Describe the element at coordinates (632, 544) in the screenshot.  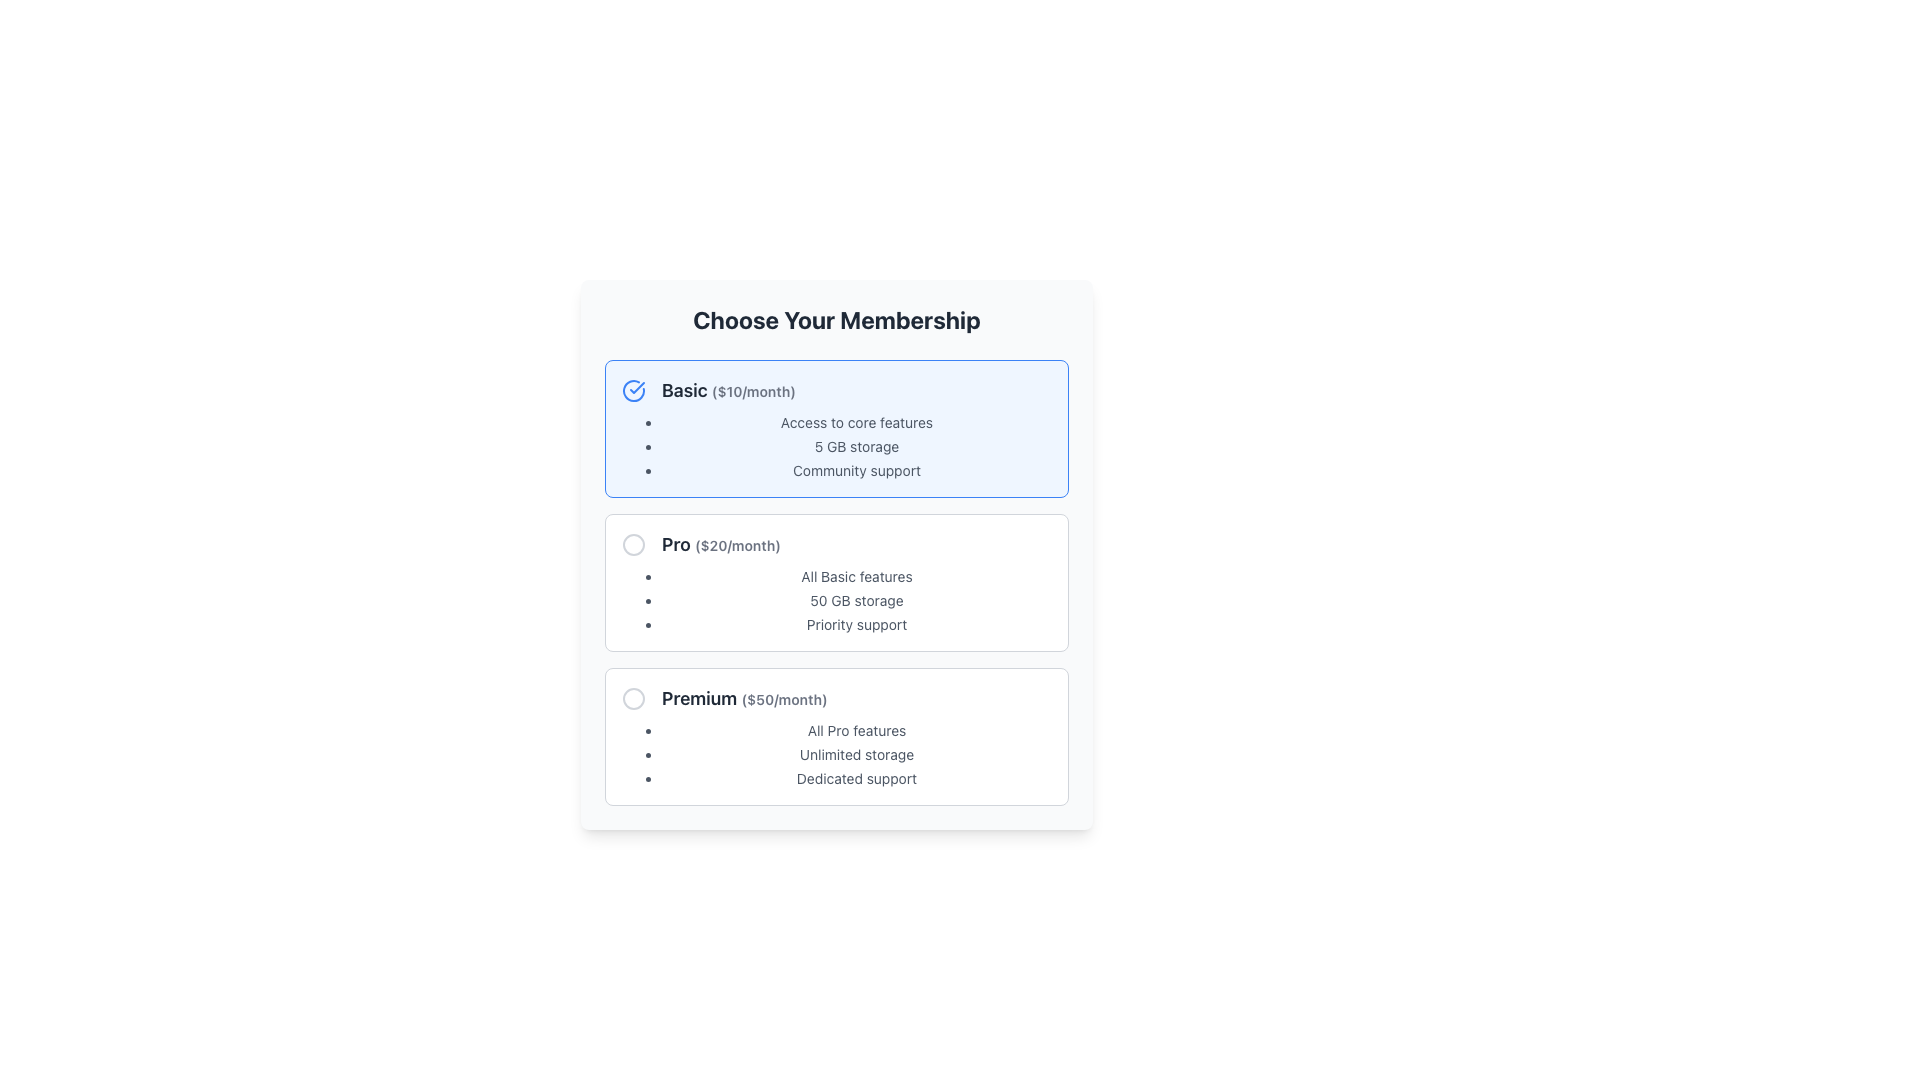
I see `the circular gray icon located to the immediate left of the text 'Pro ($20/month)' in the membership tier options` at that location.